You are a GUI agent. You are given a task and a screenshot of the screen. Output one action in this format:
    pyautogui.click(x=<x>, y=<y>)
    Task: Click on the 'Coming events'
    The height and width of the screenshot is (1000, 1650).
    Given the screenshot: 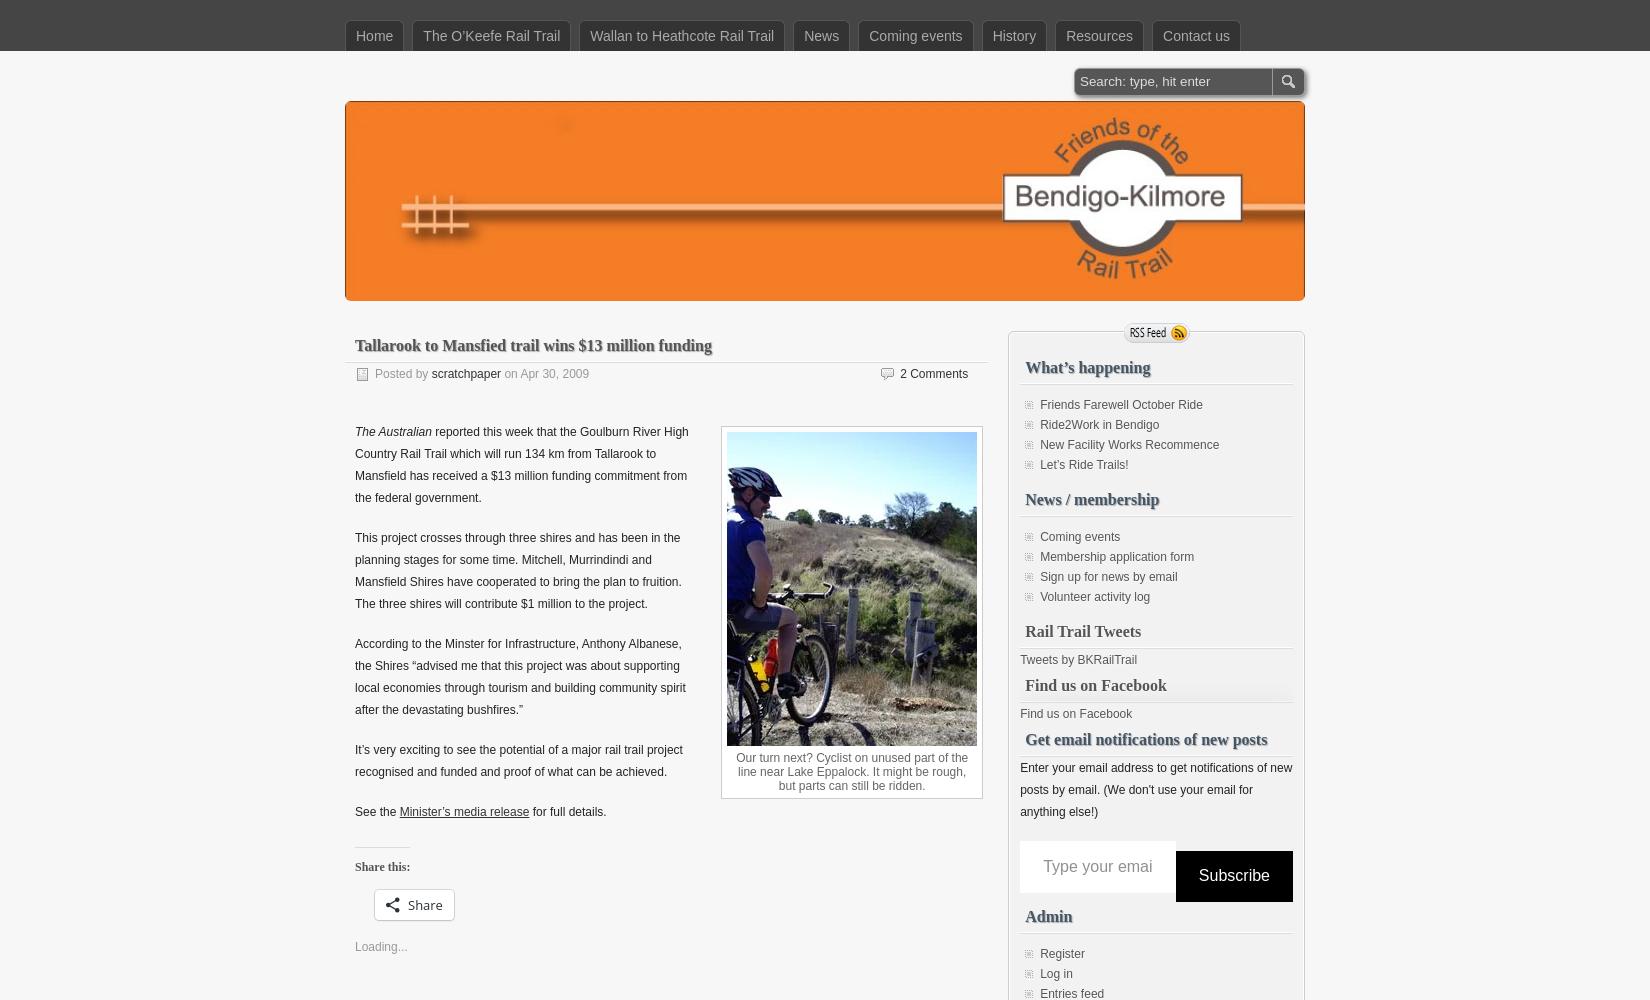 What is the action you would take?
    pyautogui.click(x=1079, y=537)
    